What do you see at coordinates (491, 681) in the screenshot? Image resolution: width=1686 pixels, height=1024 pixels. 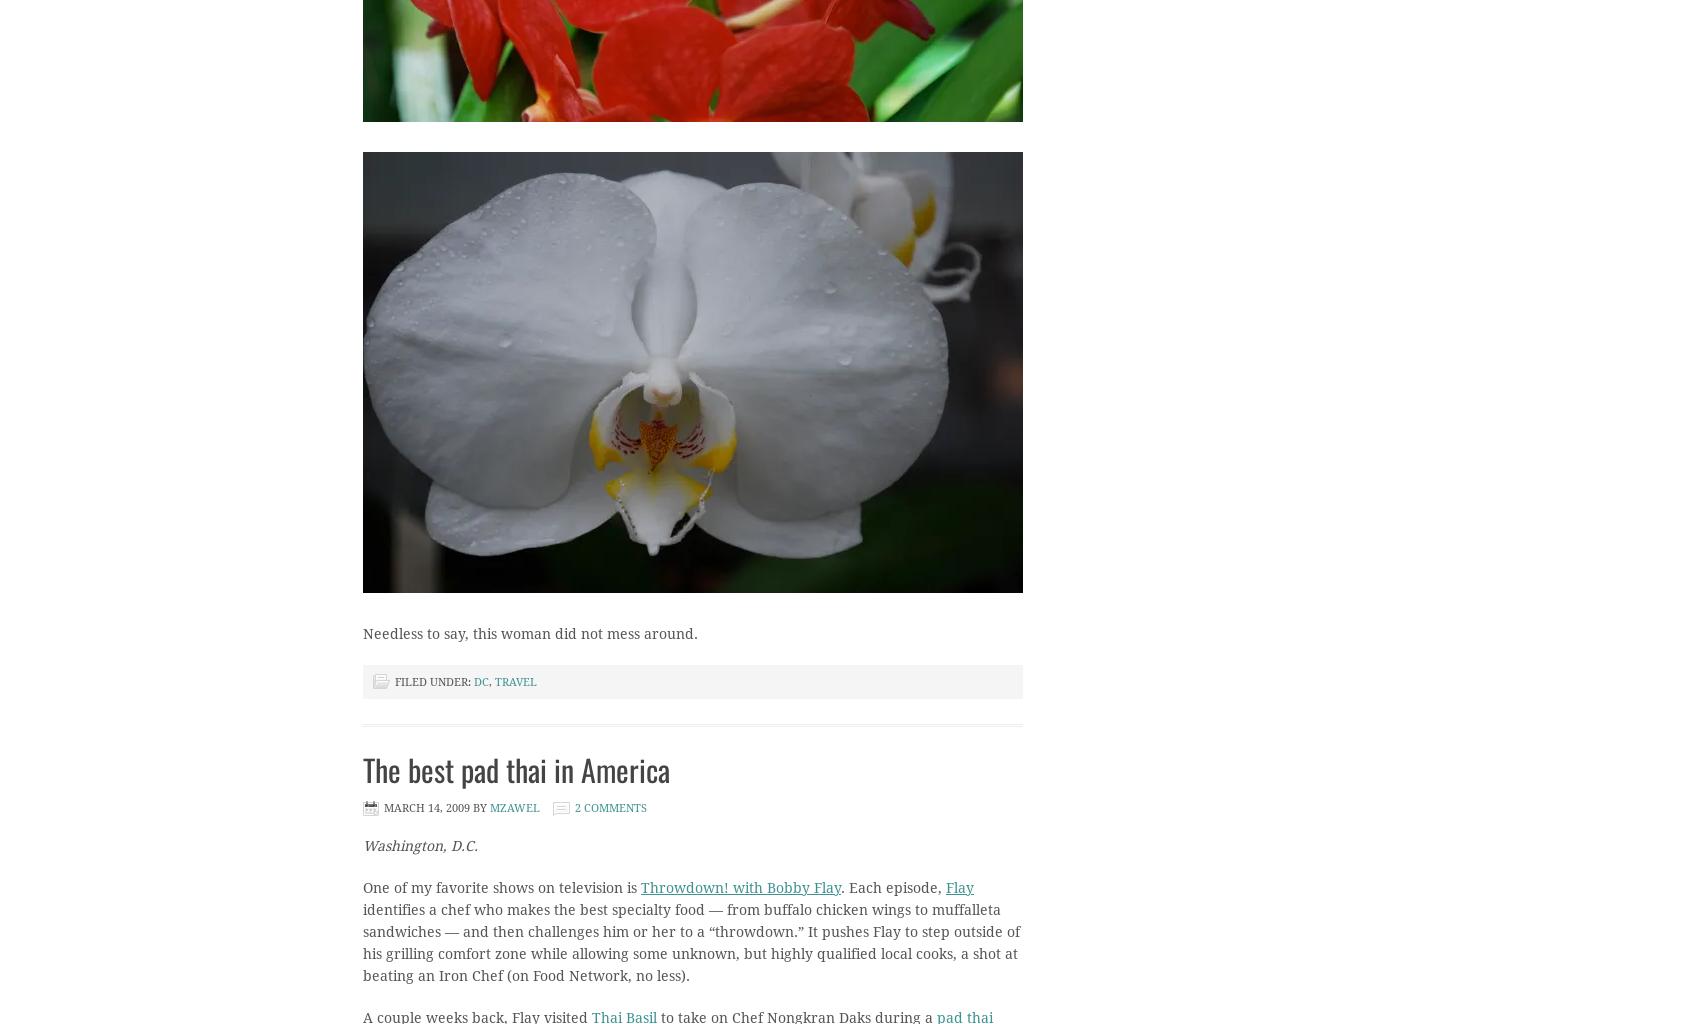 I see `','` at bounding box center [491, 681].